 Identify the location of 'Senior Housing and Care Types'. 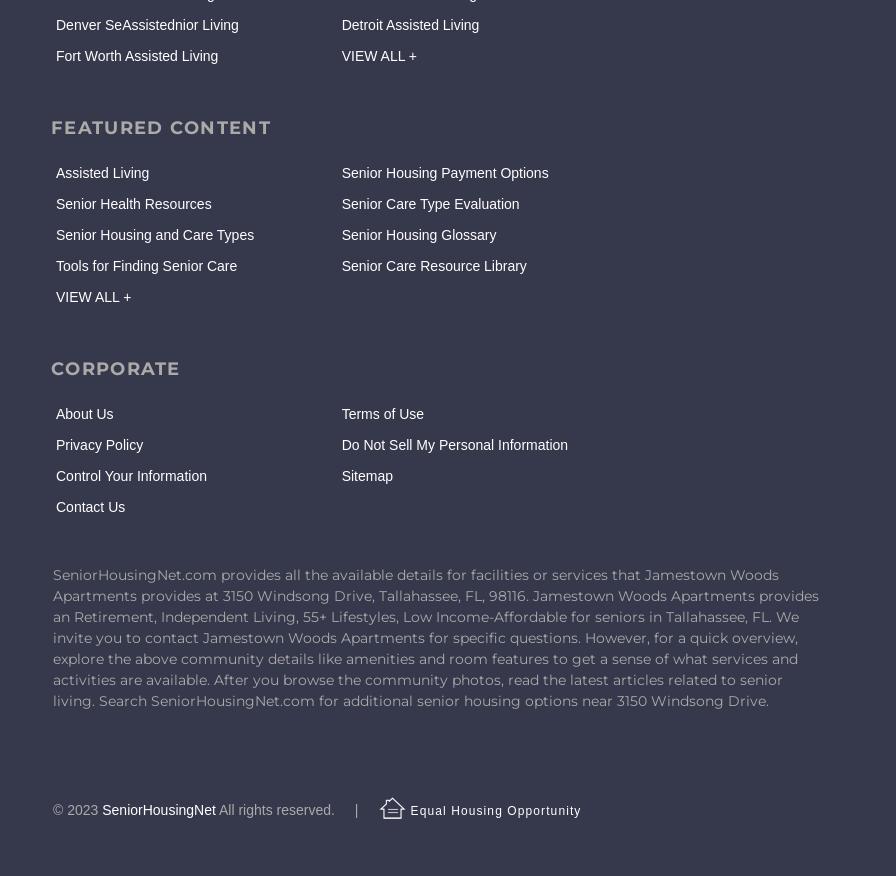
(155, 234).